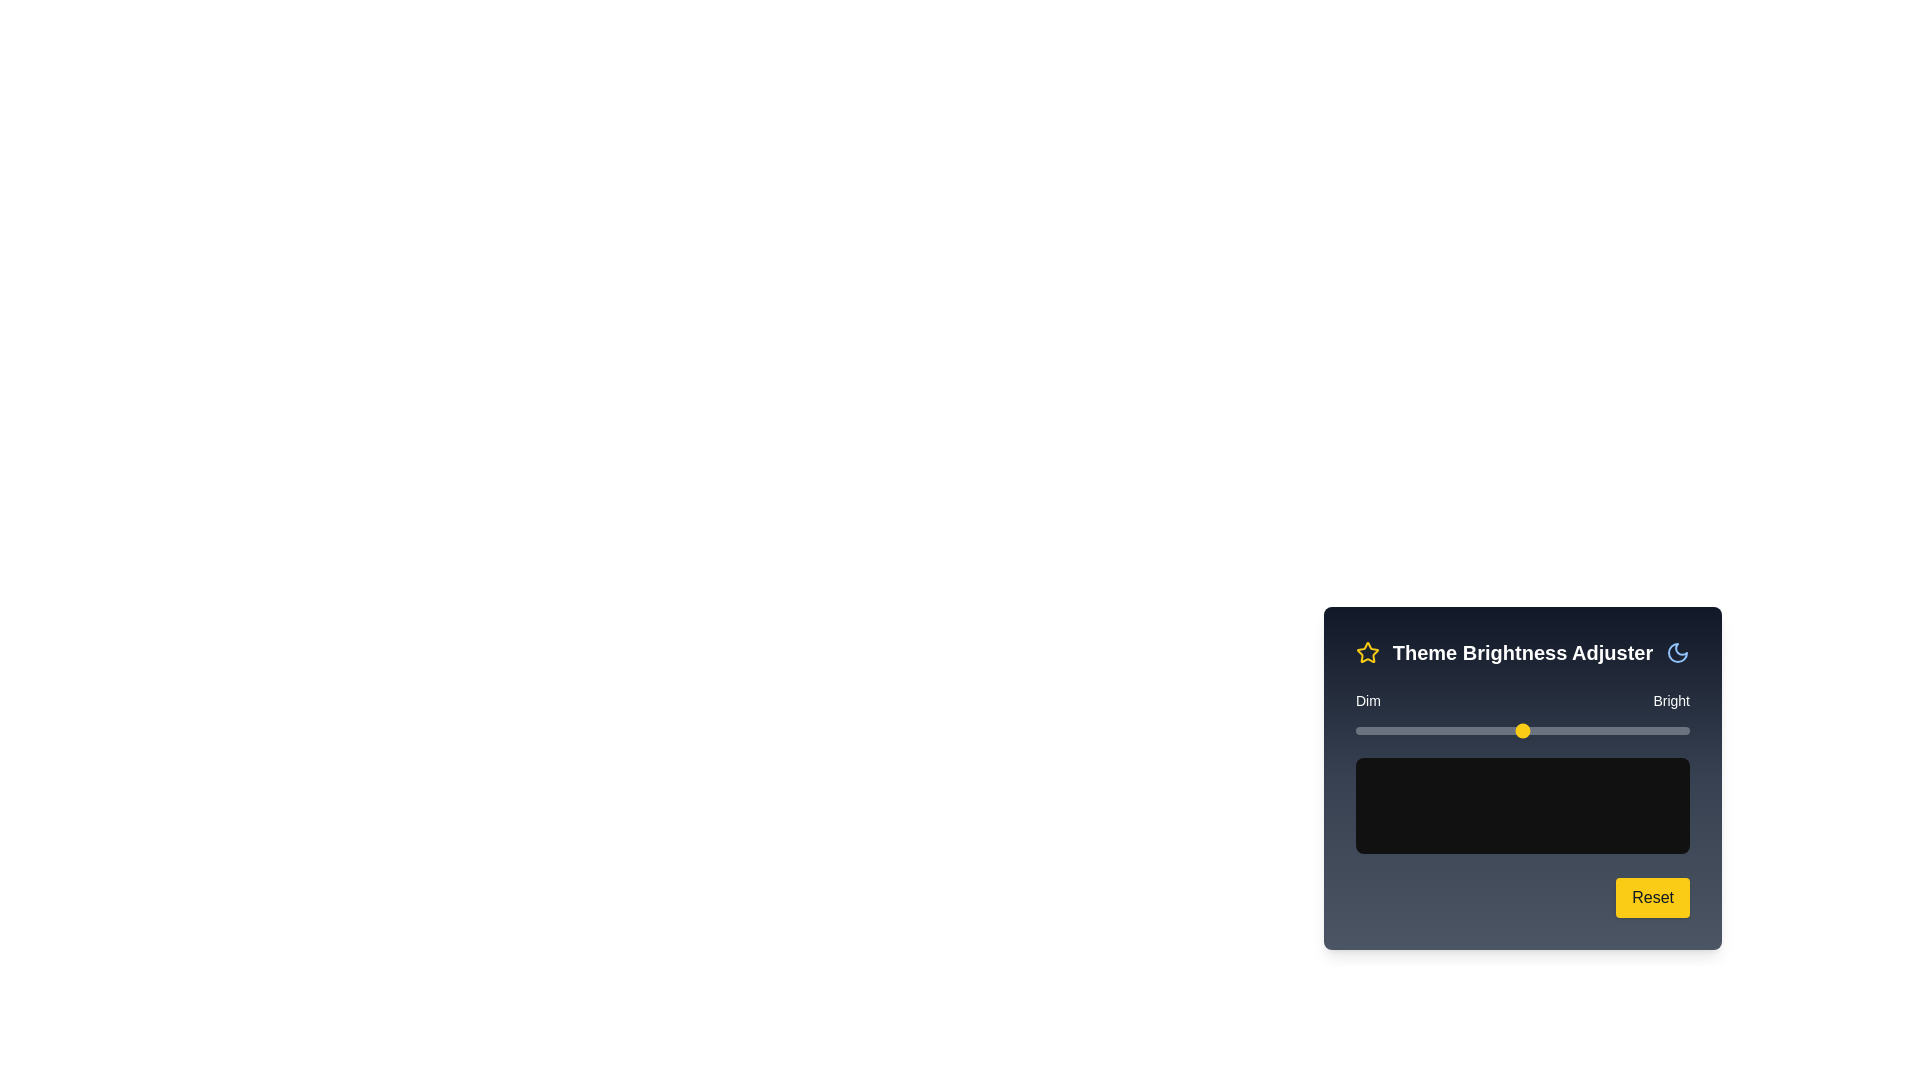 The width and height of the screenshot is (1920, 1080). What do you see at coordinates (1685, 731) in the screenshot?
I see `the brightness slider to set the brightness to 99%` at bounding box center [1685, 731].